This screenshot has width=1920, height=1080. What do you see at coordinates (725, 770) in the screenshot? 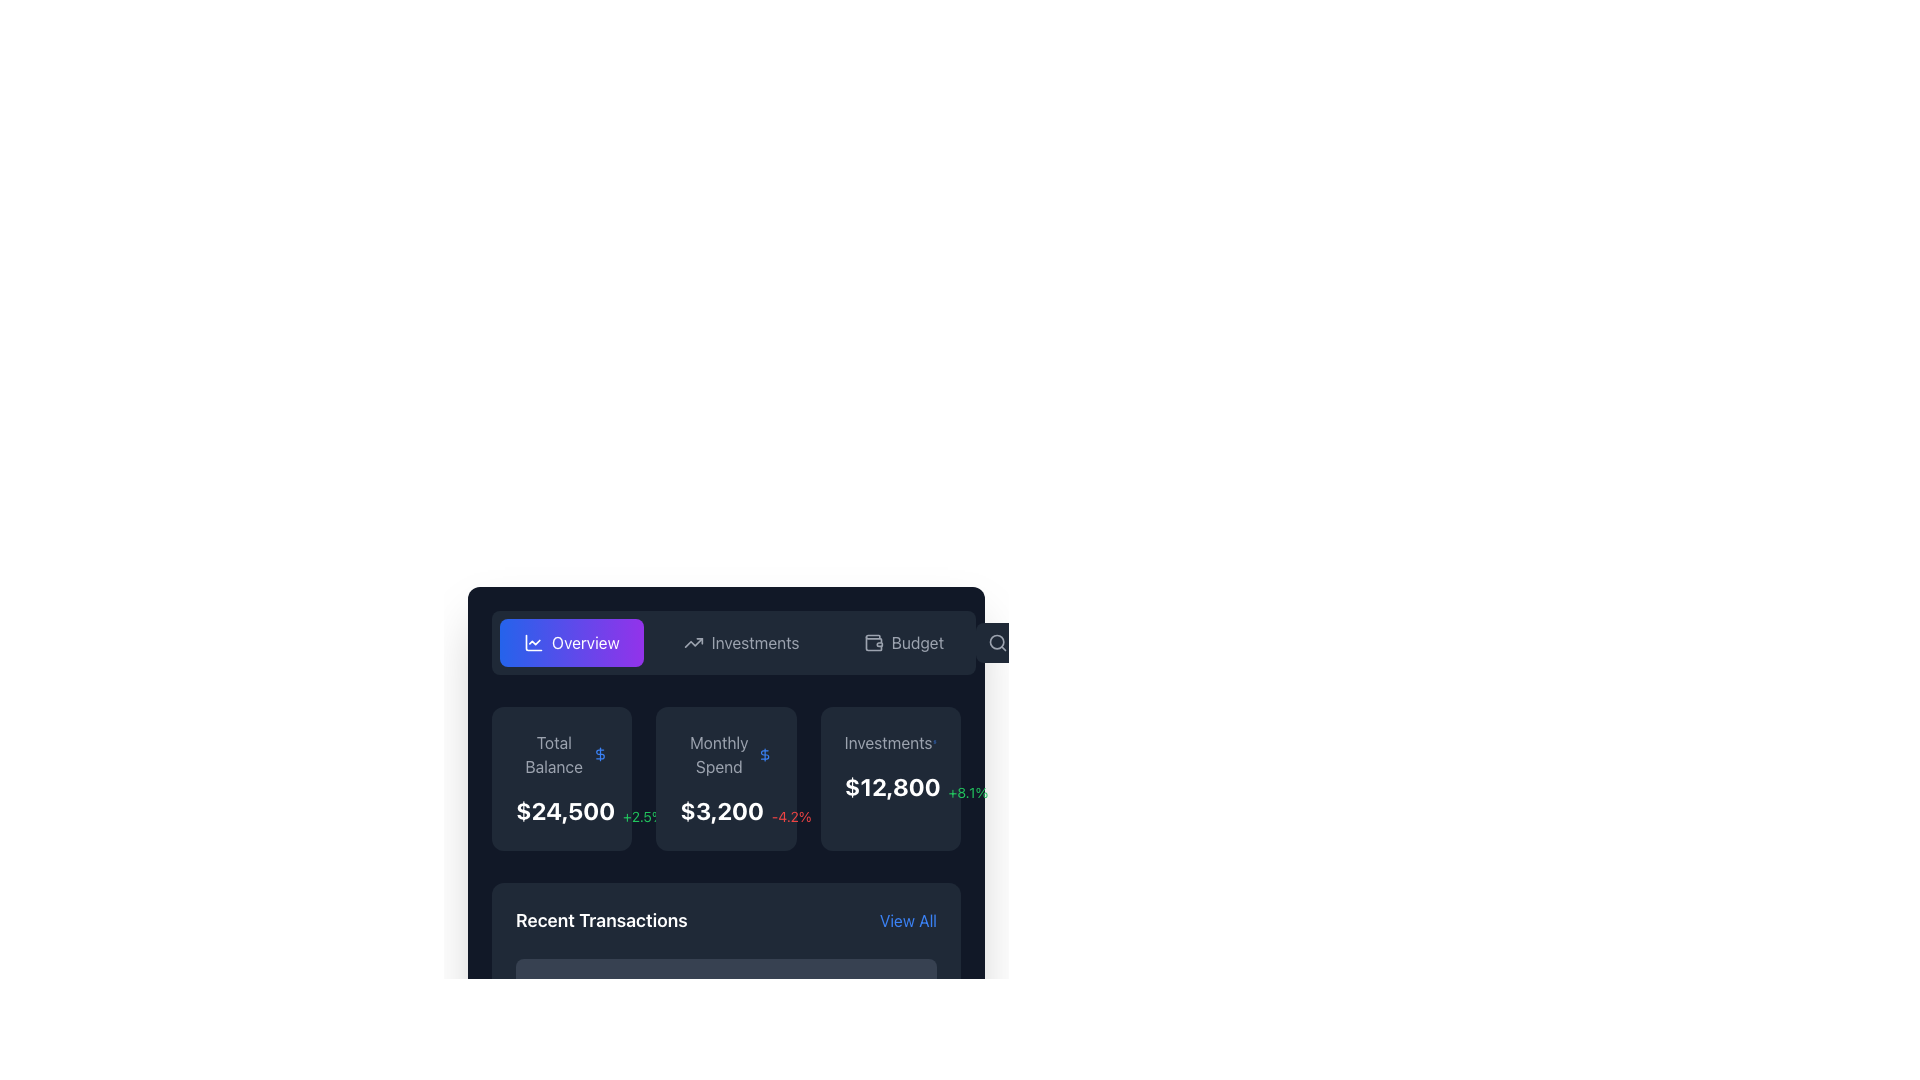
I see `the displayed data on the Dashboard Card located at the top-left portion of the dashboard interface` at bounding box center [725, 770].